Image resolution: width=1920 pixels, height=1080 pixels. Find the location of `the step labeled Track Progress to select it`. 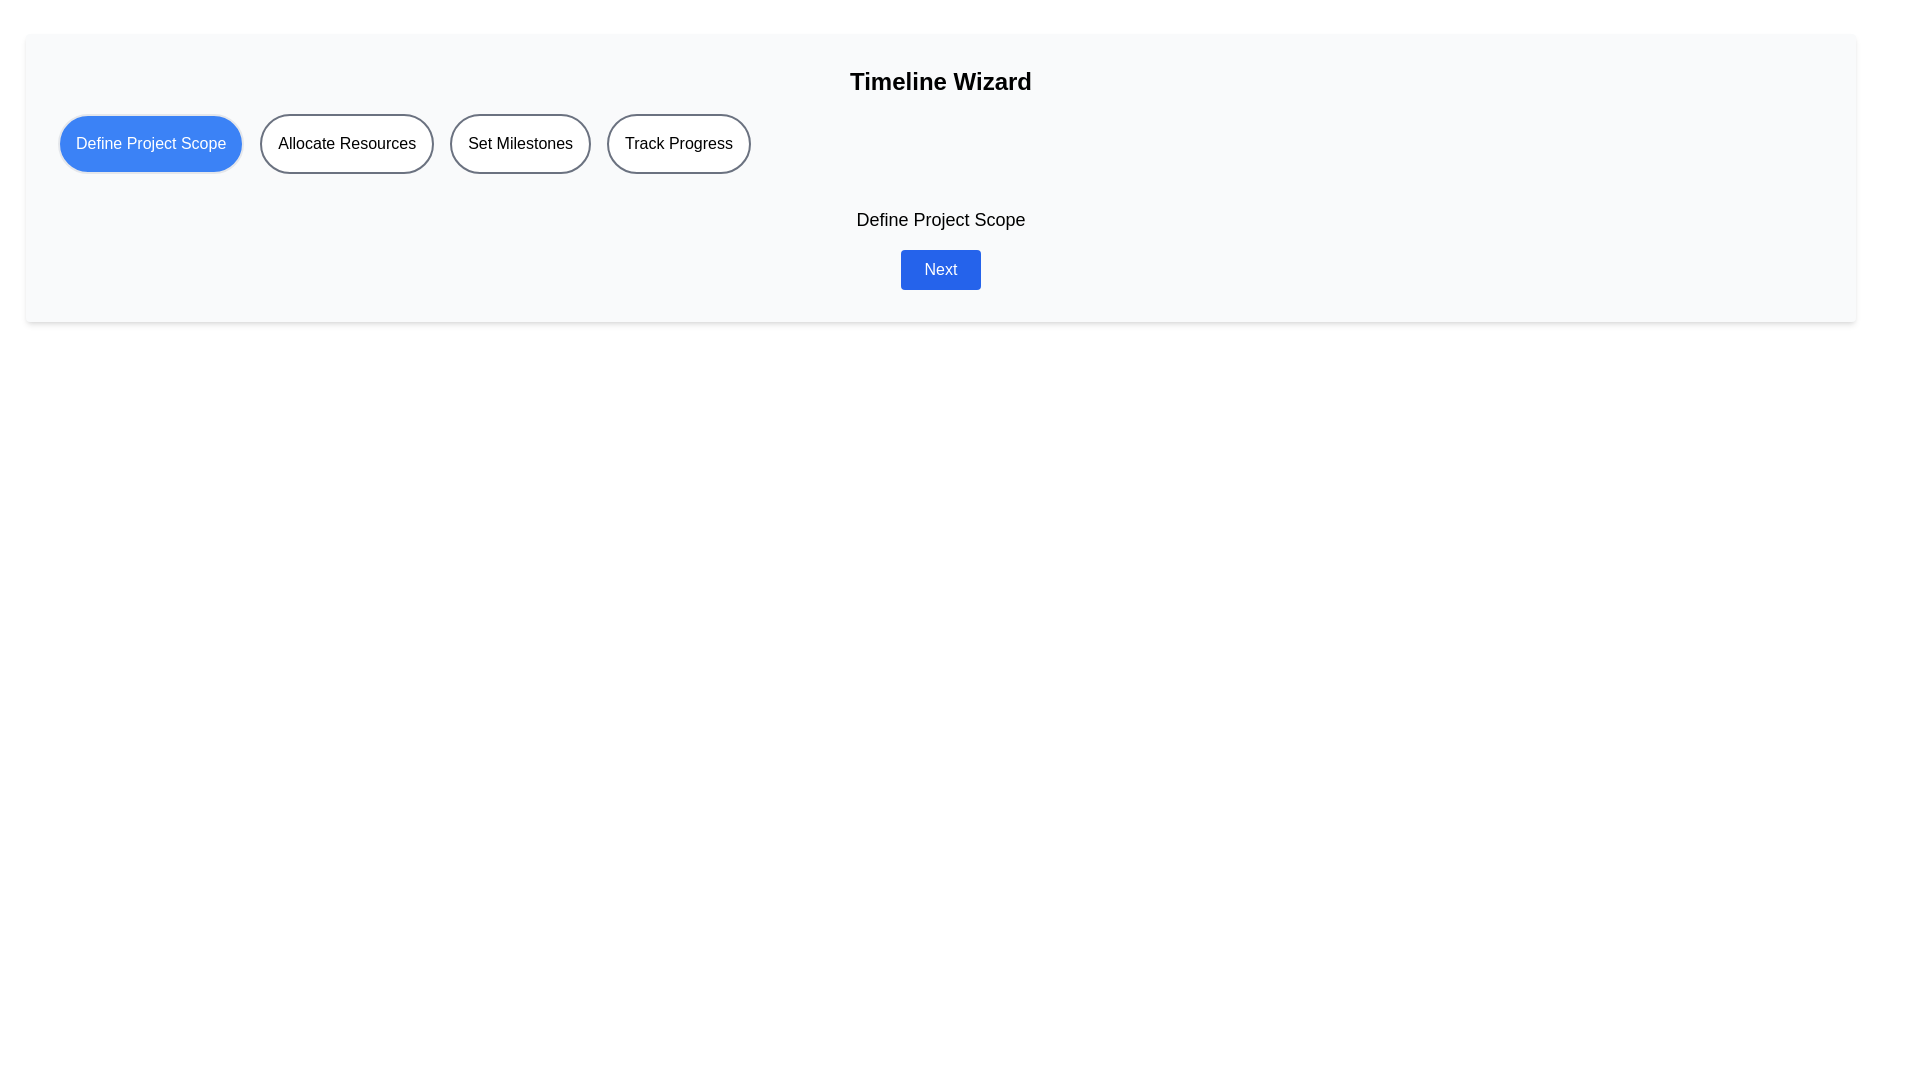

the step labeled Track Progress to select it is located at coordinates (678, 142).